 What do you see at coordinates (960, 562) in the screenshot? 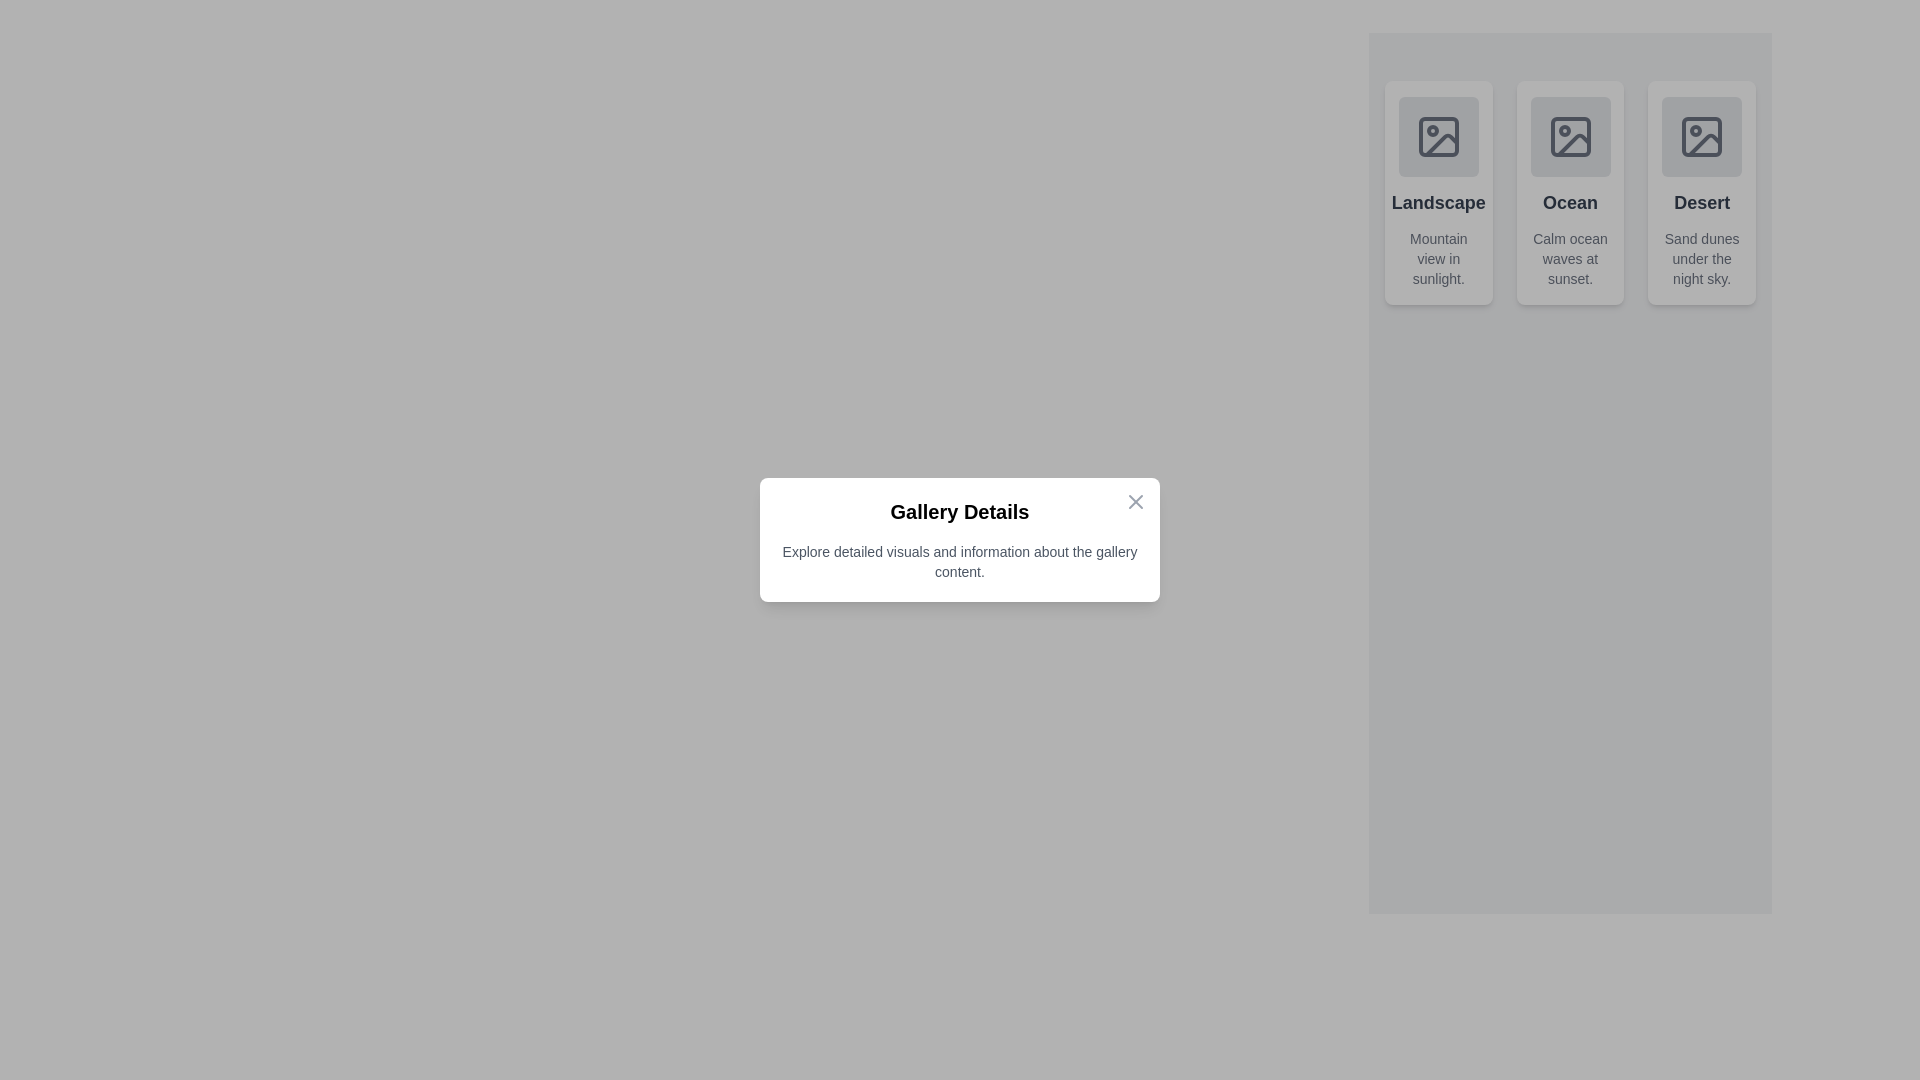
I see `the Text element that provides descriptive information about the gallery content, located centrally at the bottom of the card, directly below the 'Gallery Details' heading` at bounding box center [960, 562].